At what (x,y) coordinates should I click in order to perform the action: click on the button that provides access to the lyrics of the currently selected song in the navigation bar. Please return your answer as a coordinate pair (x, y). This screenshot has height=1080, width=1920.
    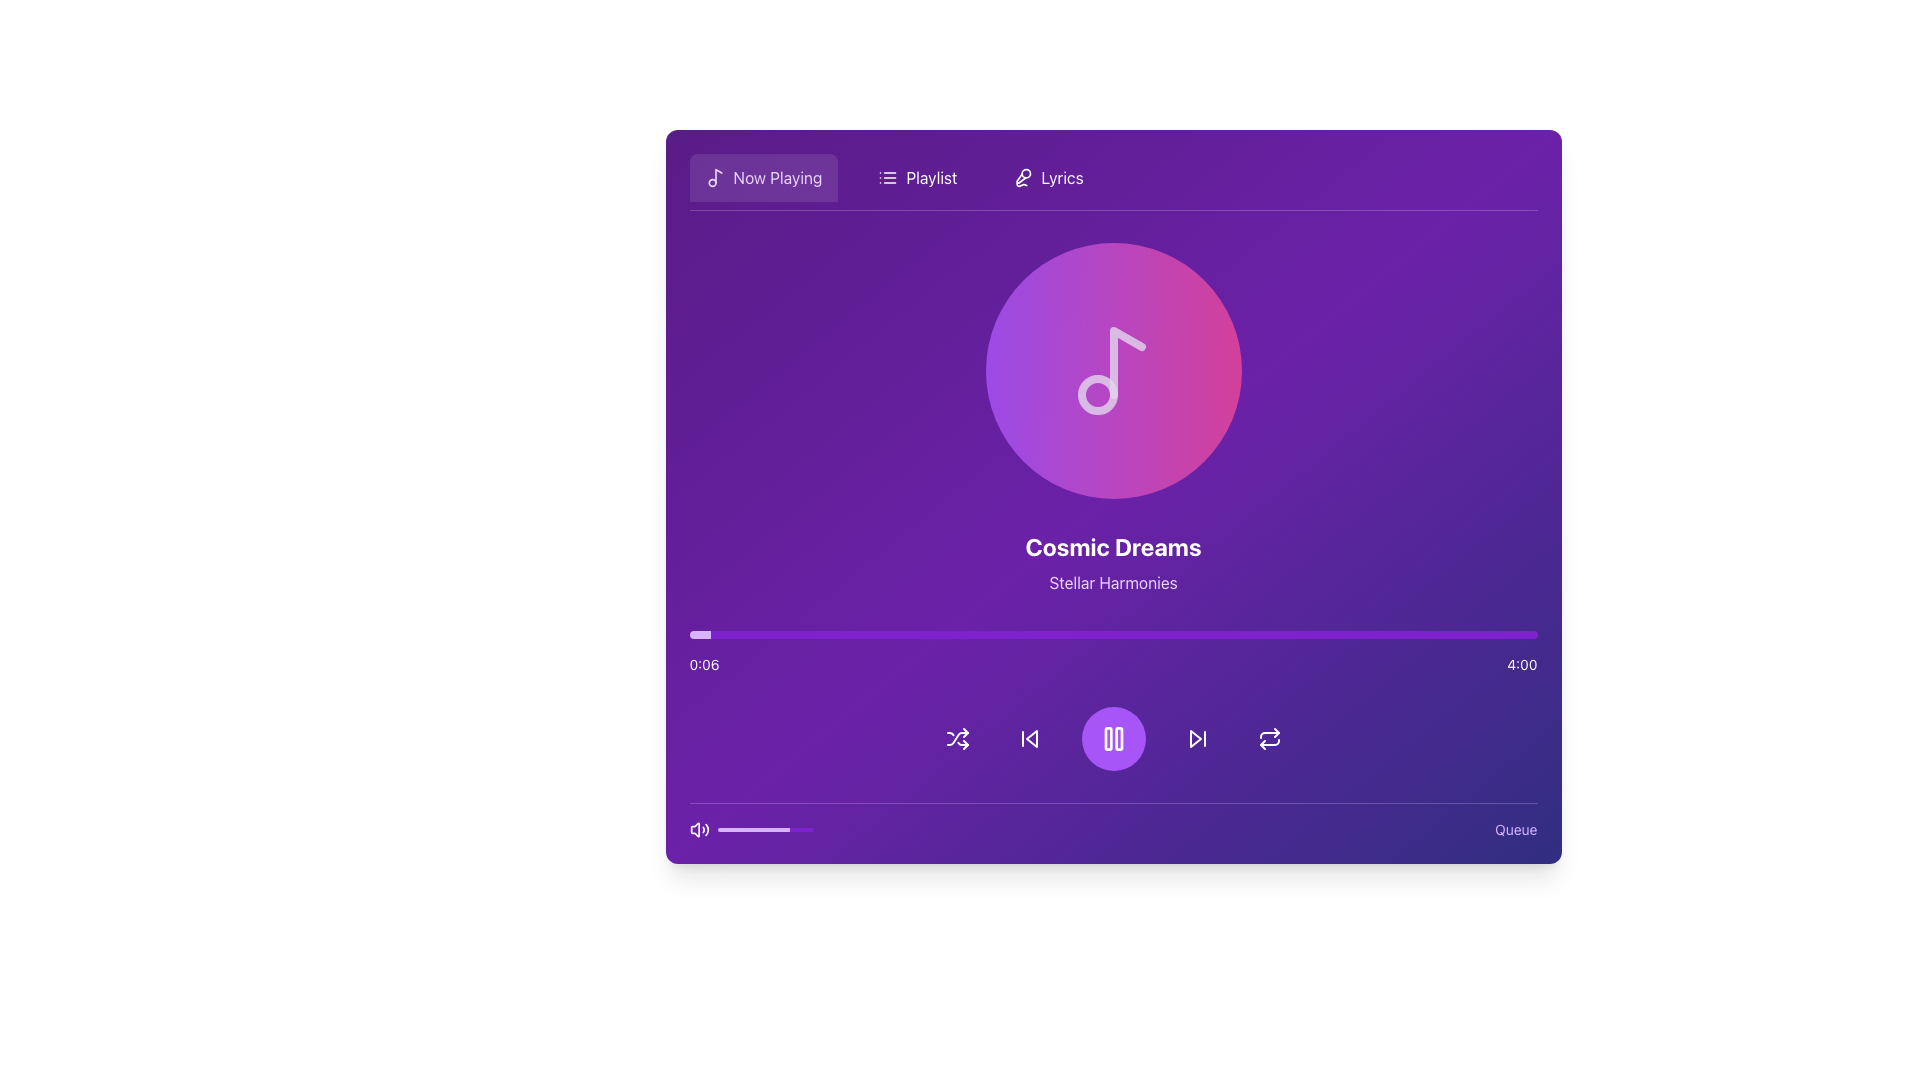
    Looking at the image, I should click on (1047, 176).